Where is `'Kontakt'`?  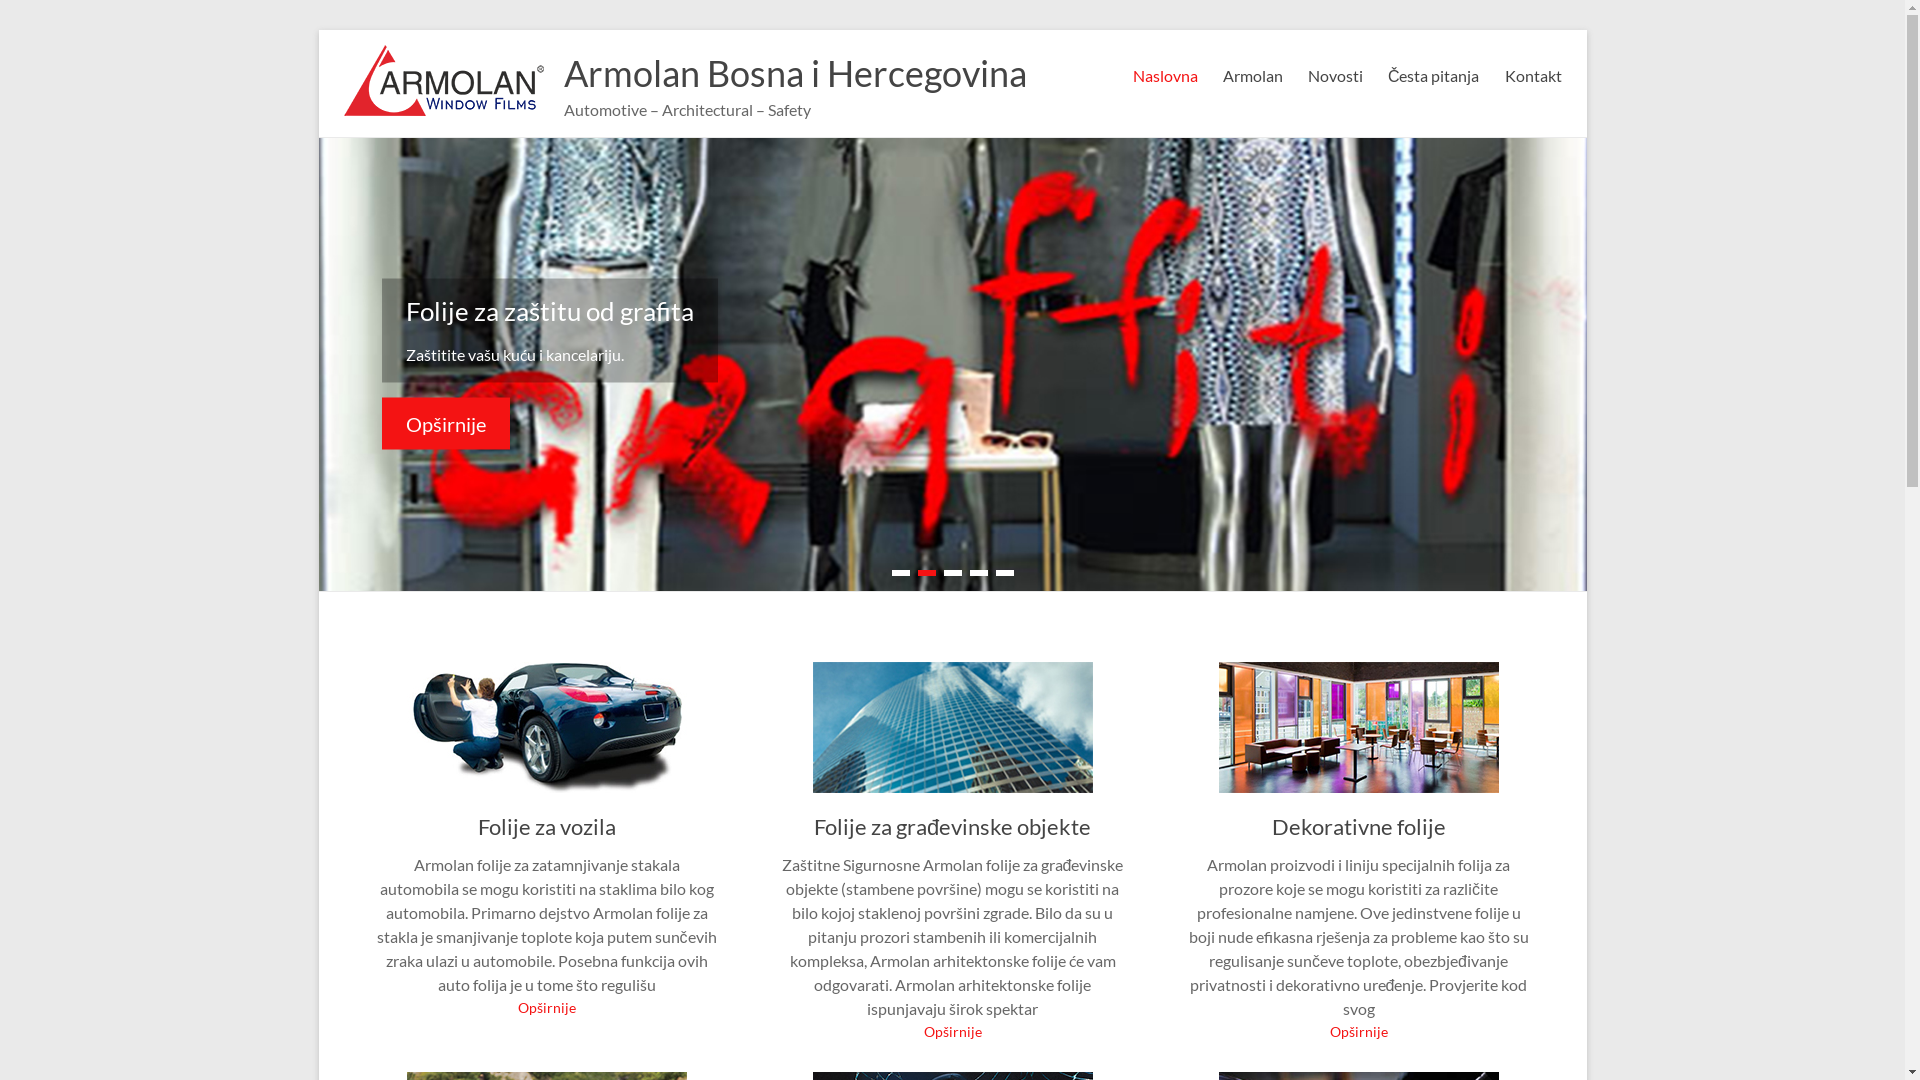 'Kontakt' is located at coordinates (1531, 72).